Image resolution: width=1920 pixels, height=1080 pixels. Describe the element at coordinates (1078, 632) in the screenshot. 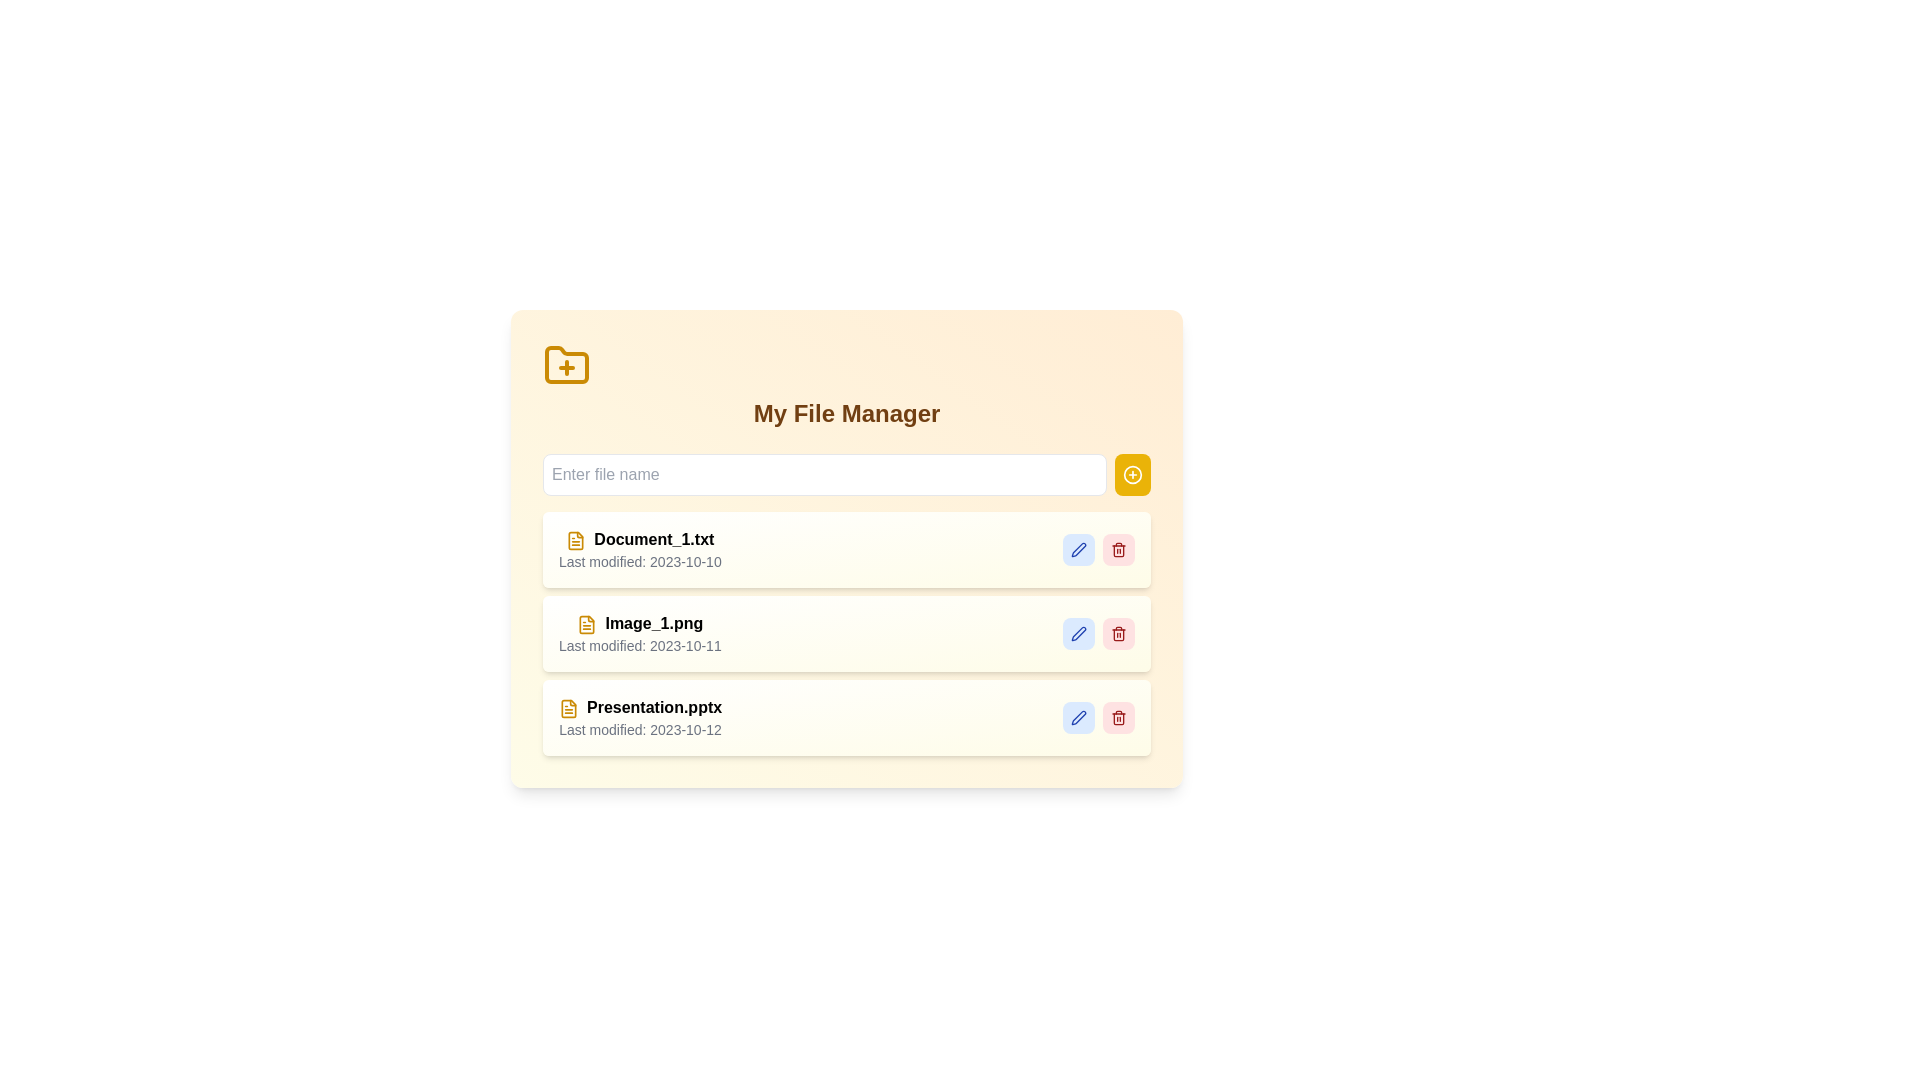

I see `the editing icon located to the right of the file entry labeled 'Image_1.png' to initiate the editing operation` at that location.